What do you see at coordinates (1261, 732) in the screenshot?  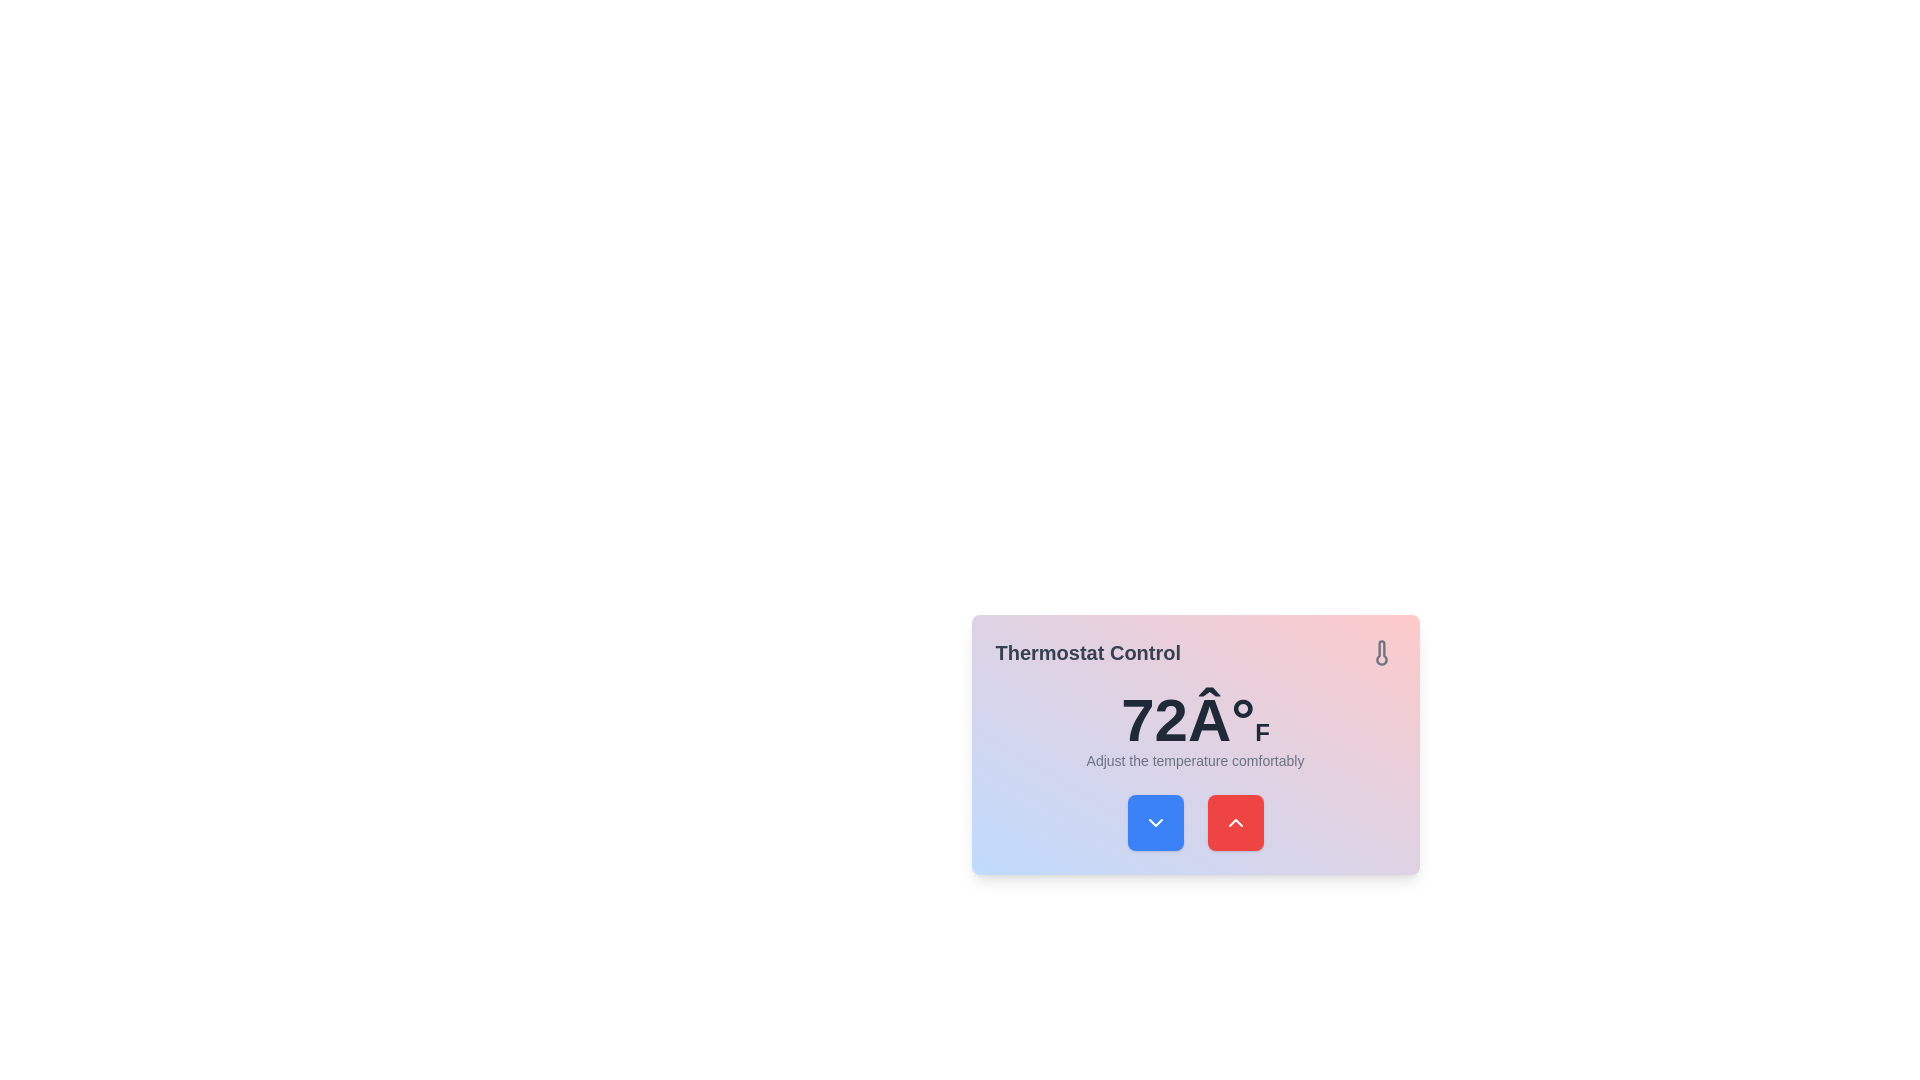 I see `the bold letter 'F' text label, which is right-aligned to the temperature value '72°F' in a card interface` at bounding box center [1261, 732].